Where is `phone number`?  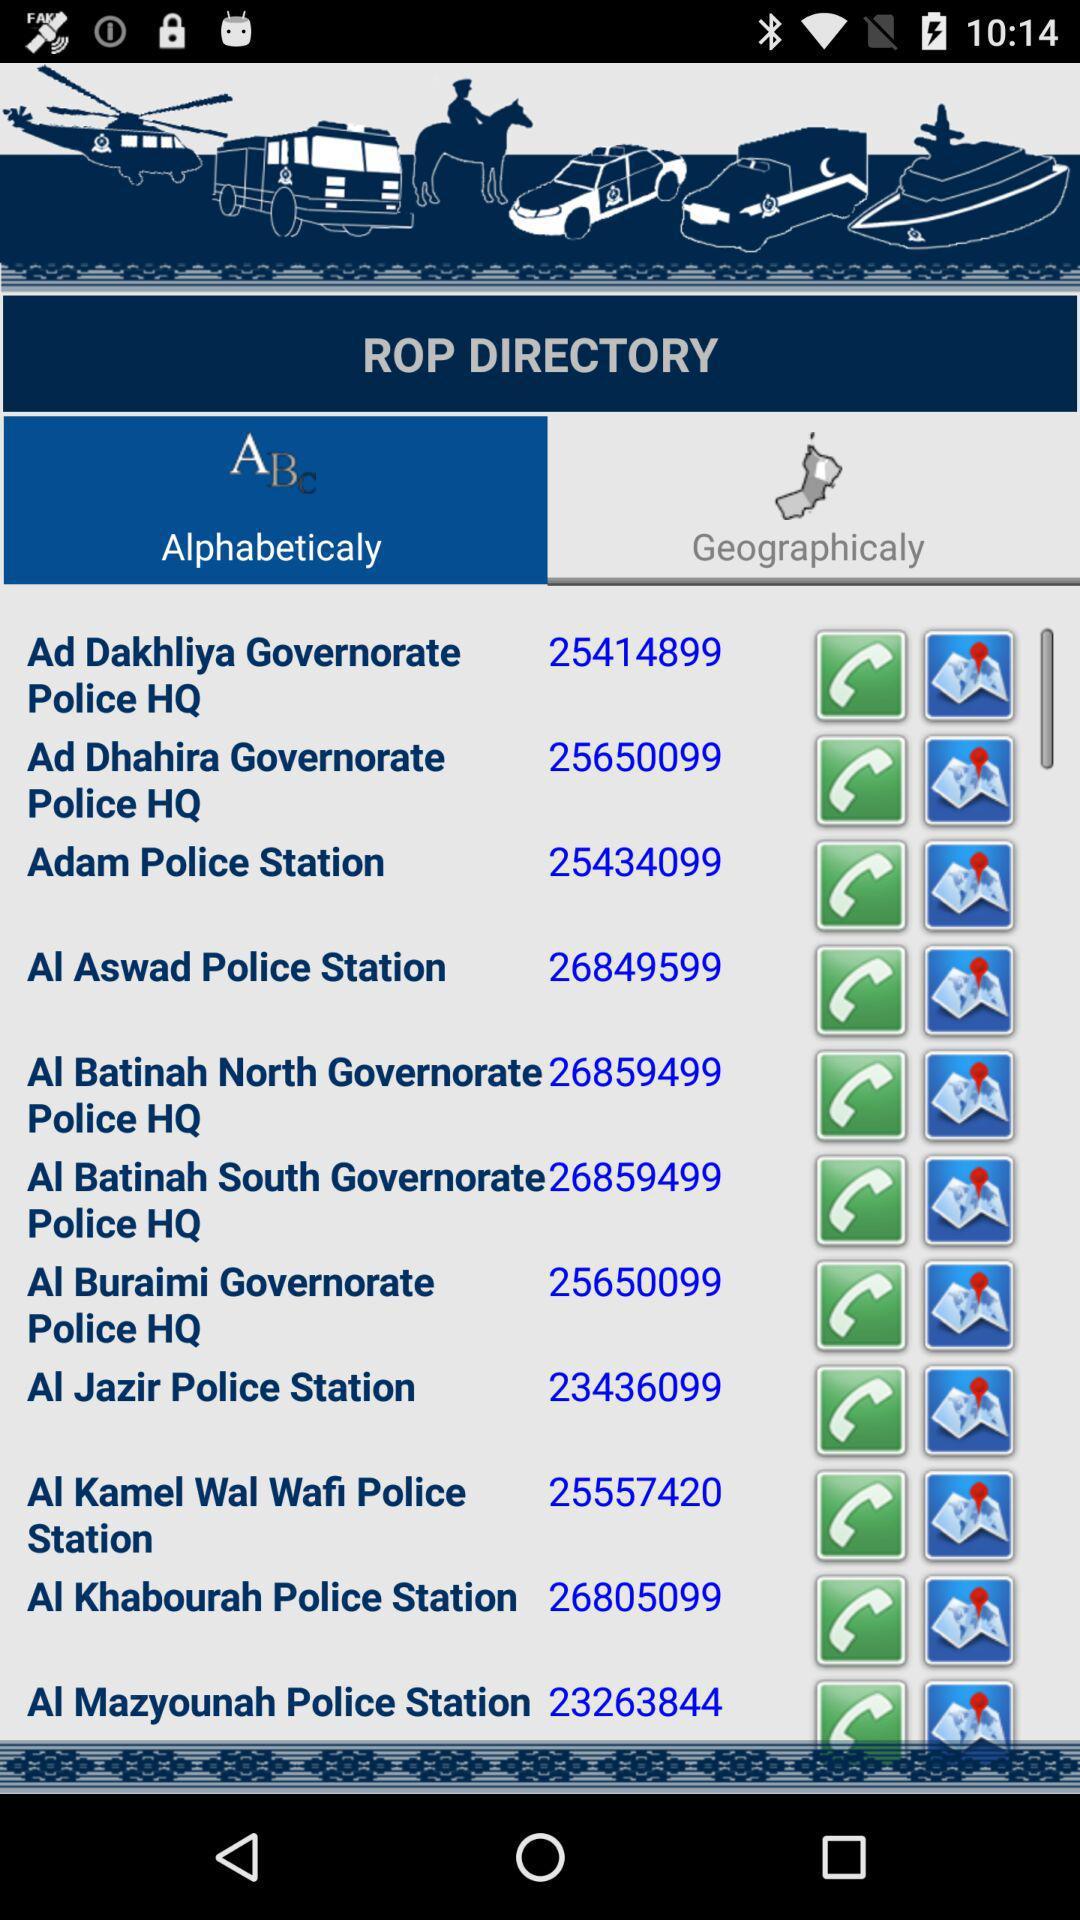 phone number is located at coordinates (859, 1410).